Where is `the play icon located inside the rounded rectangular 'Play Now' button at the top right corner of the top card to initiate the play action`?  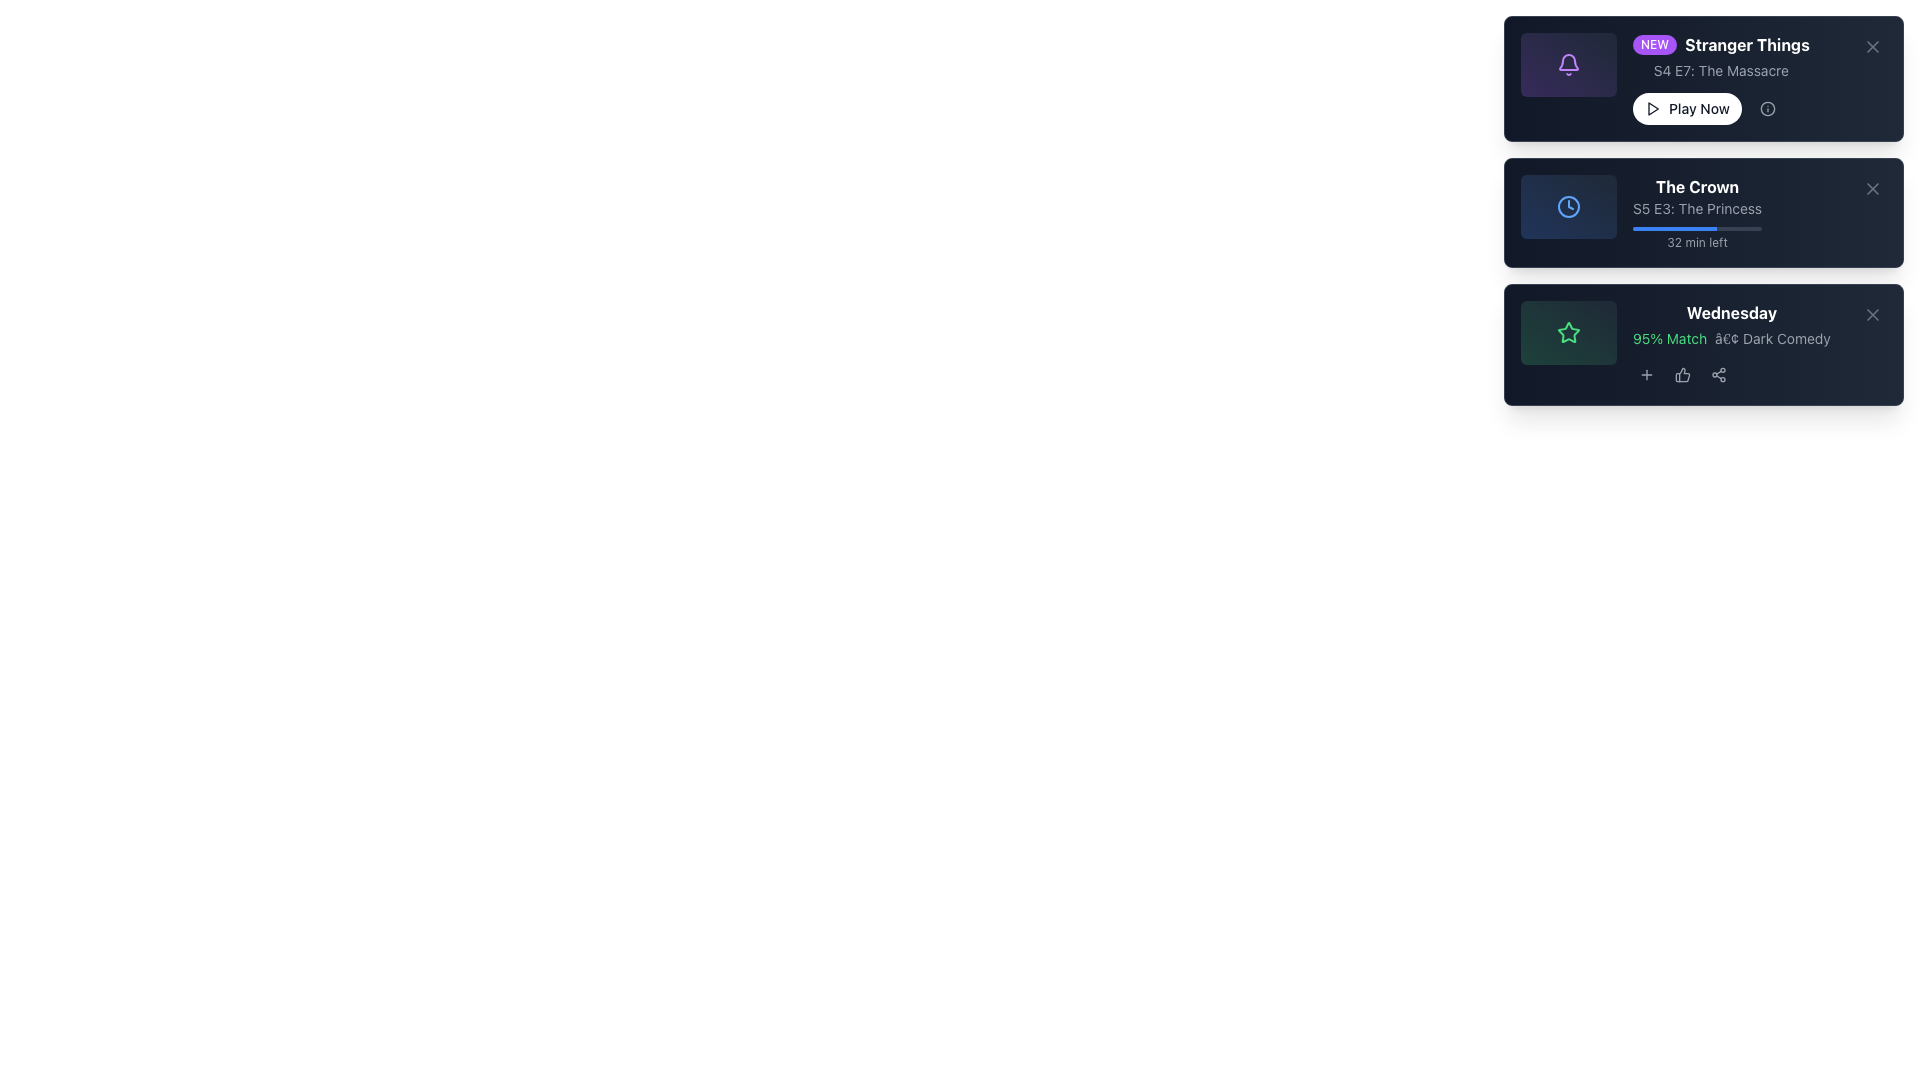
the play icon located inside the rounded rectangular 'Play Now' button at the top right corner of the top card to initiate the play action is located at coordinates (1652, 108).